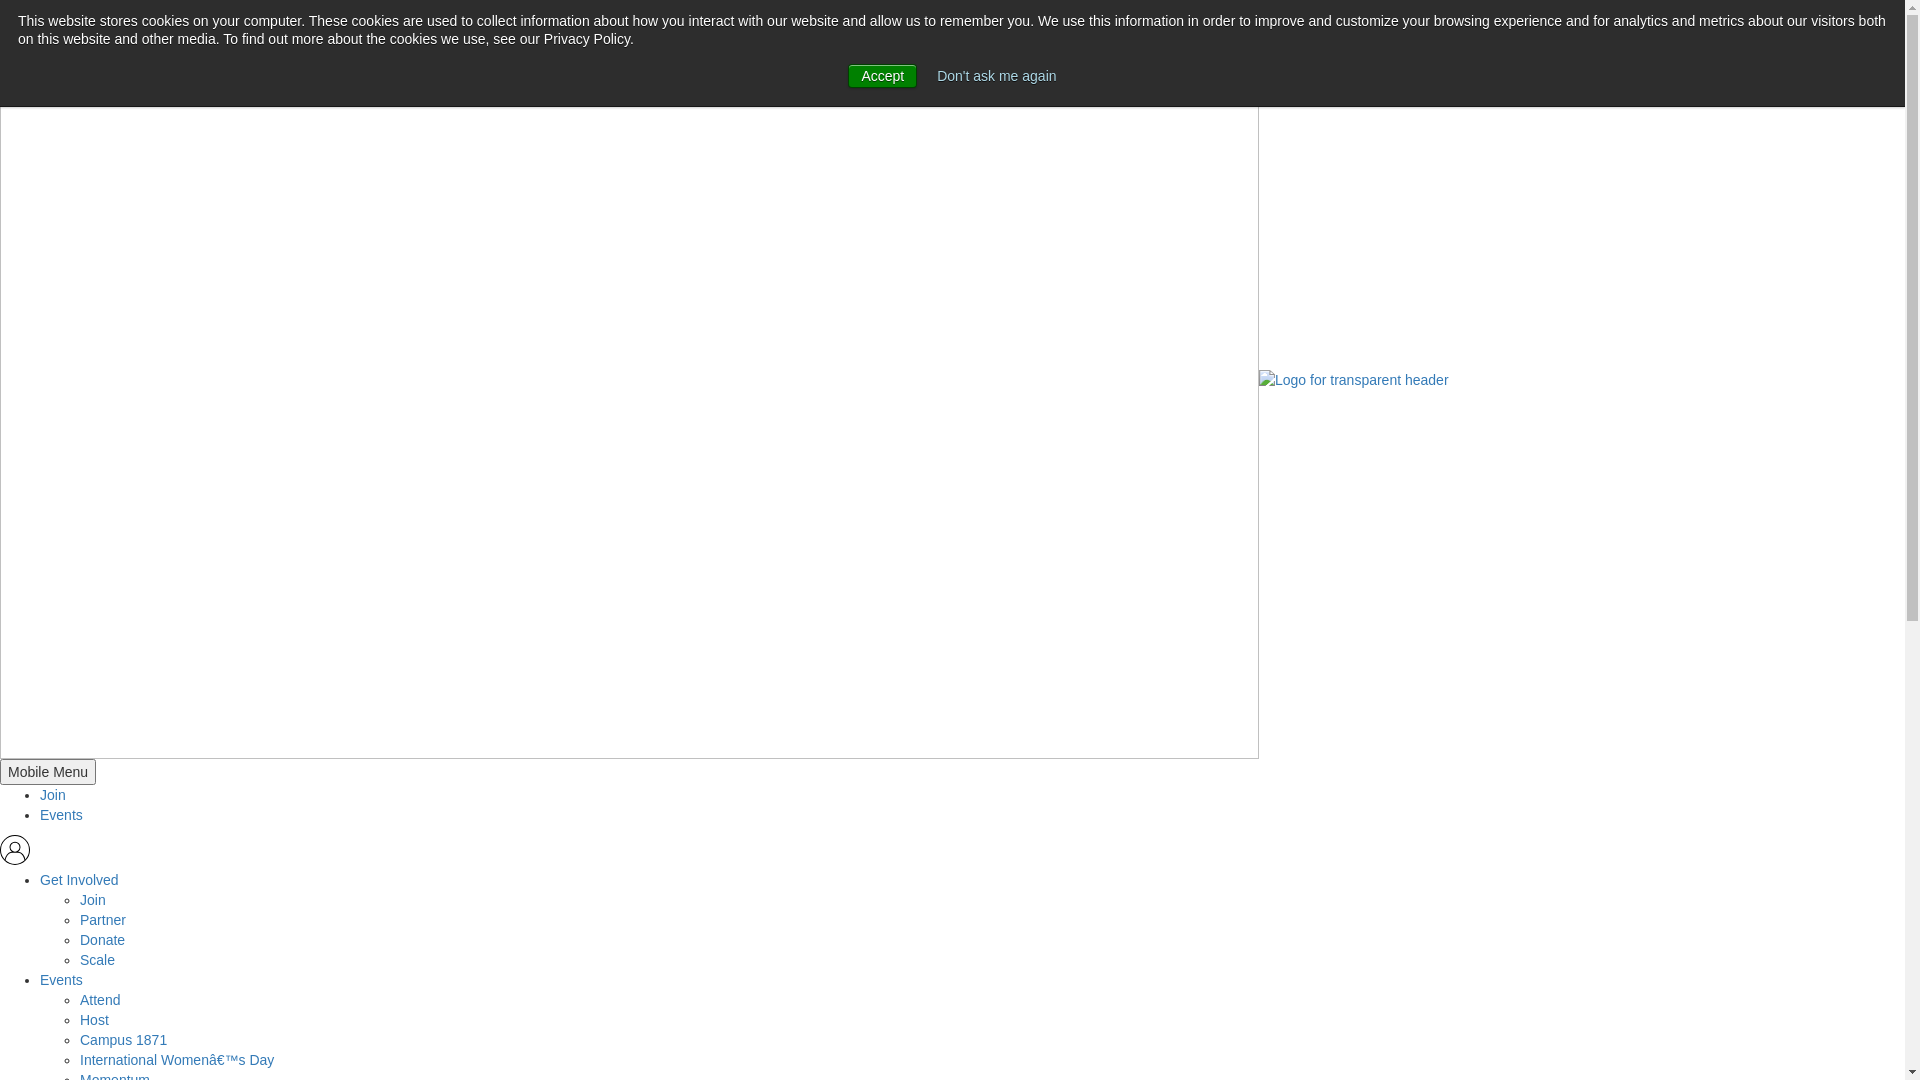 The image size is (1920, 1080). Describe the element at coordinates (61, 814) in the screenshot. I see `'Events'` at that location.